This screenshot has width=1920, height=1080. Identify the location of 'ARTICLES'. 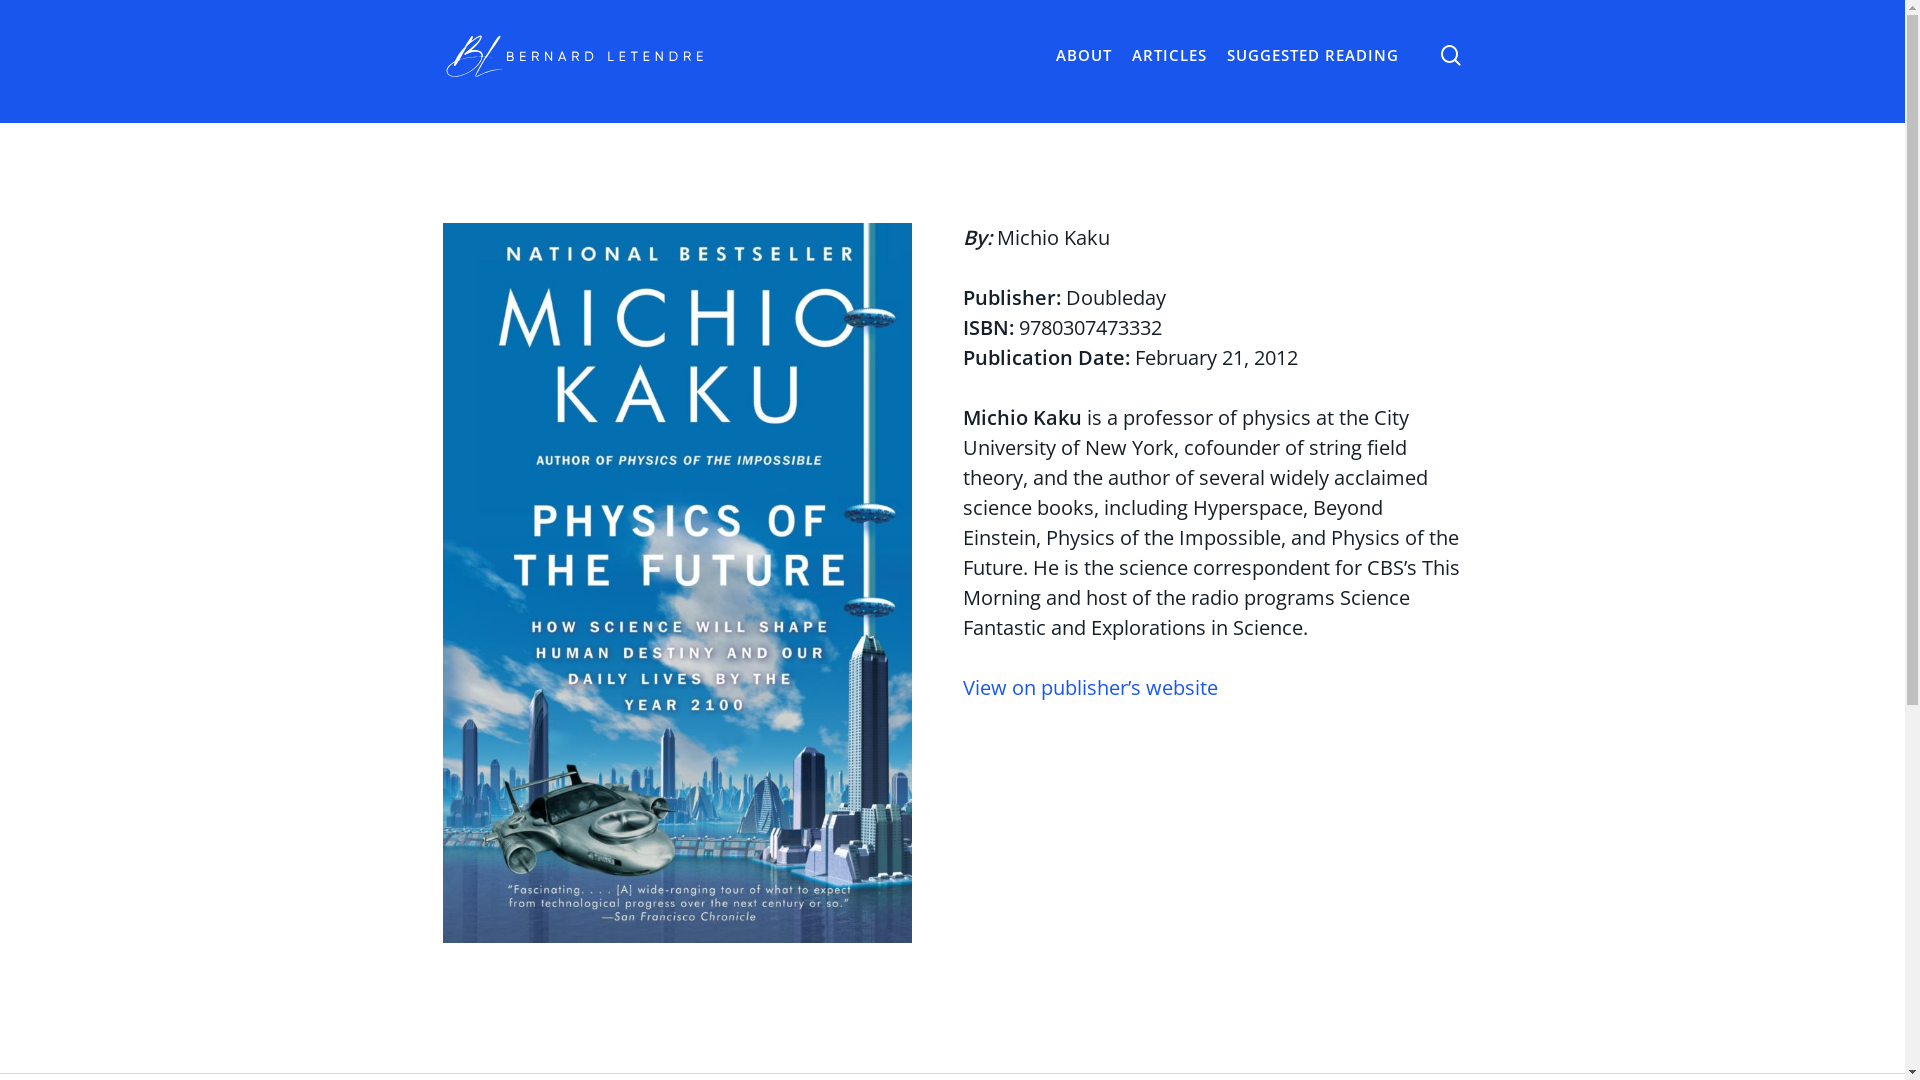
(1169, 53).